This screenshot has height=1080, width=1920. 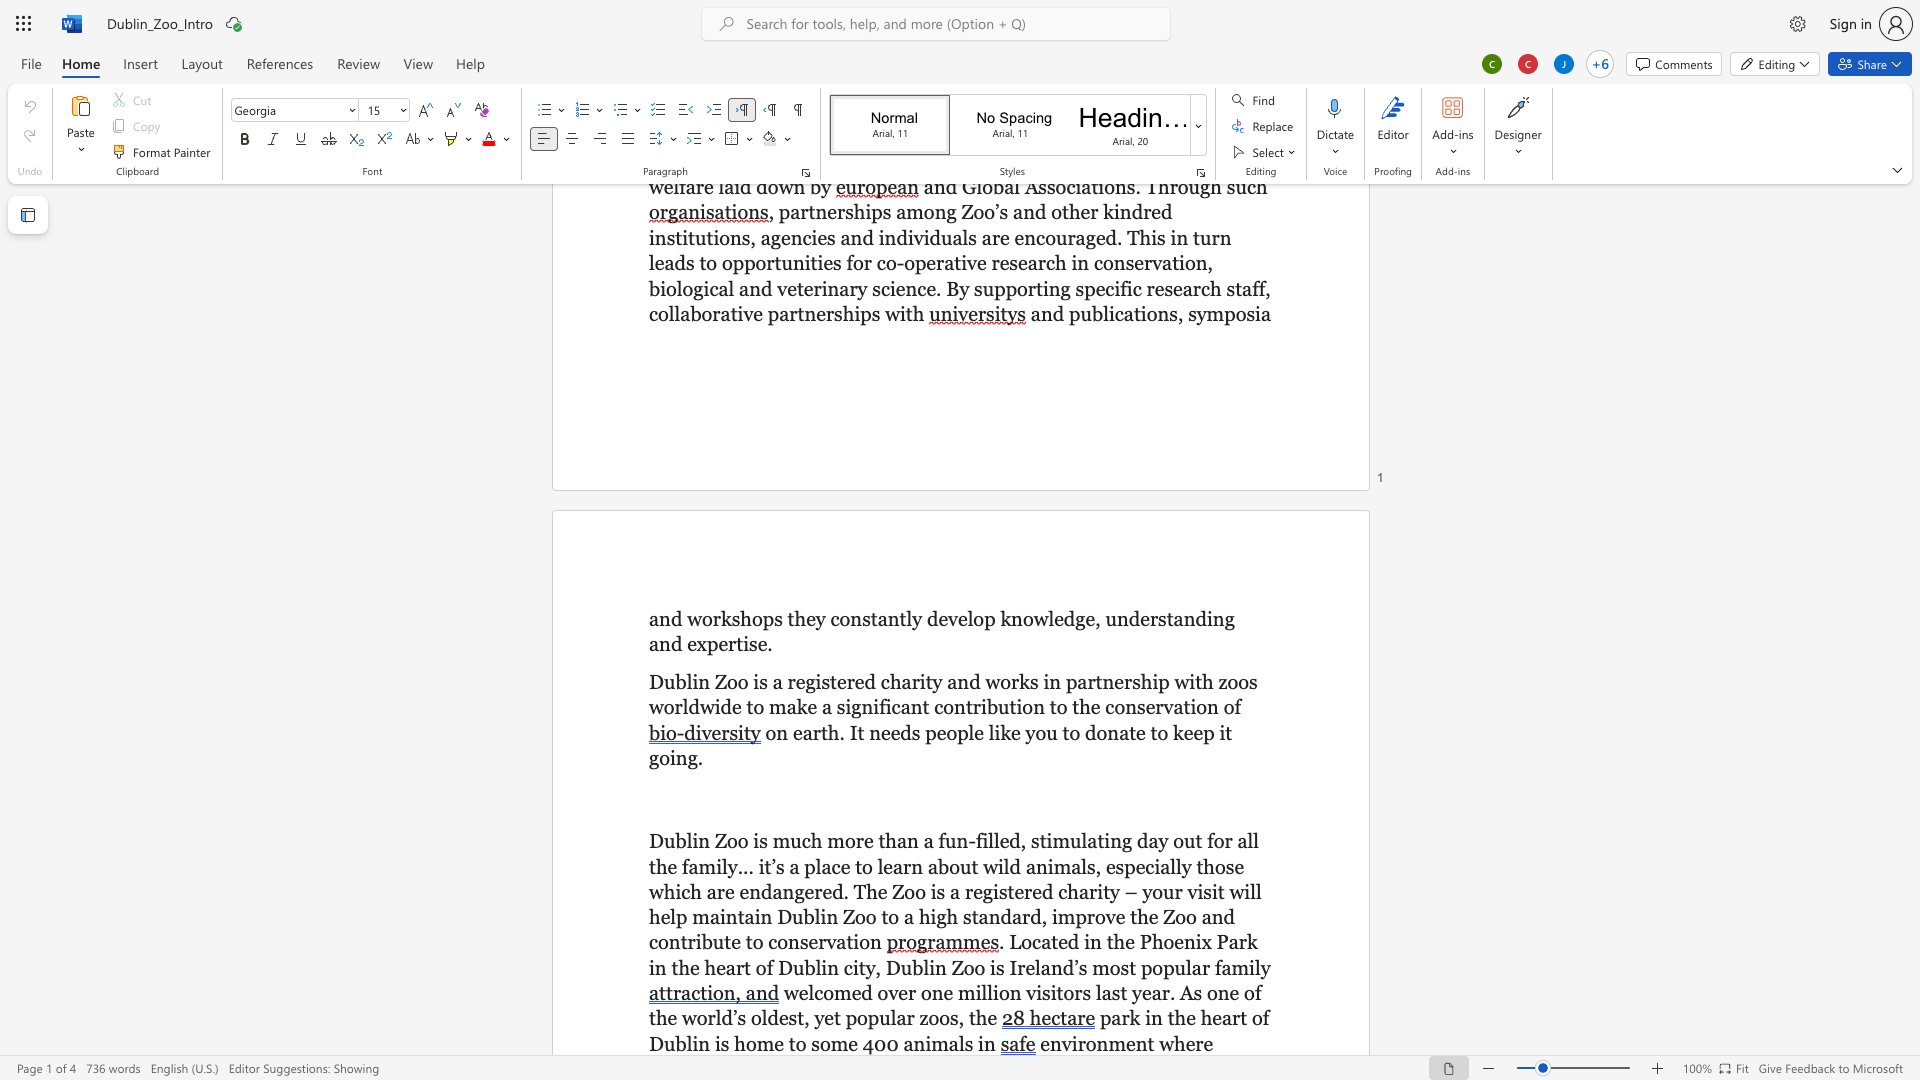 I want to click on the space between the continuous character "n" and "-" in the text, so click(x=967, y=841).